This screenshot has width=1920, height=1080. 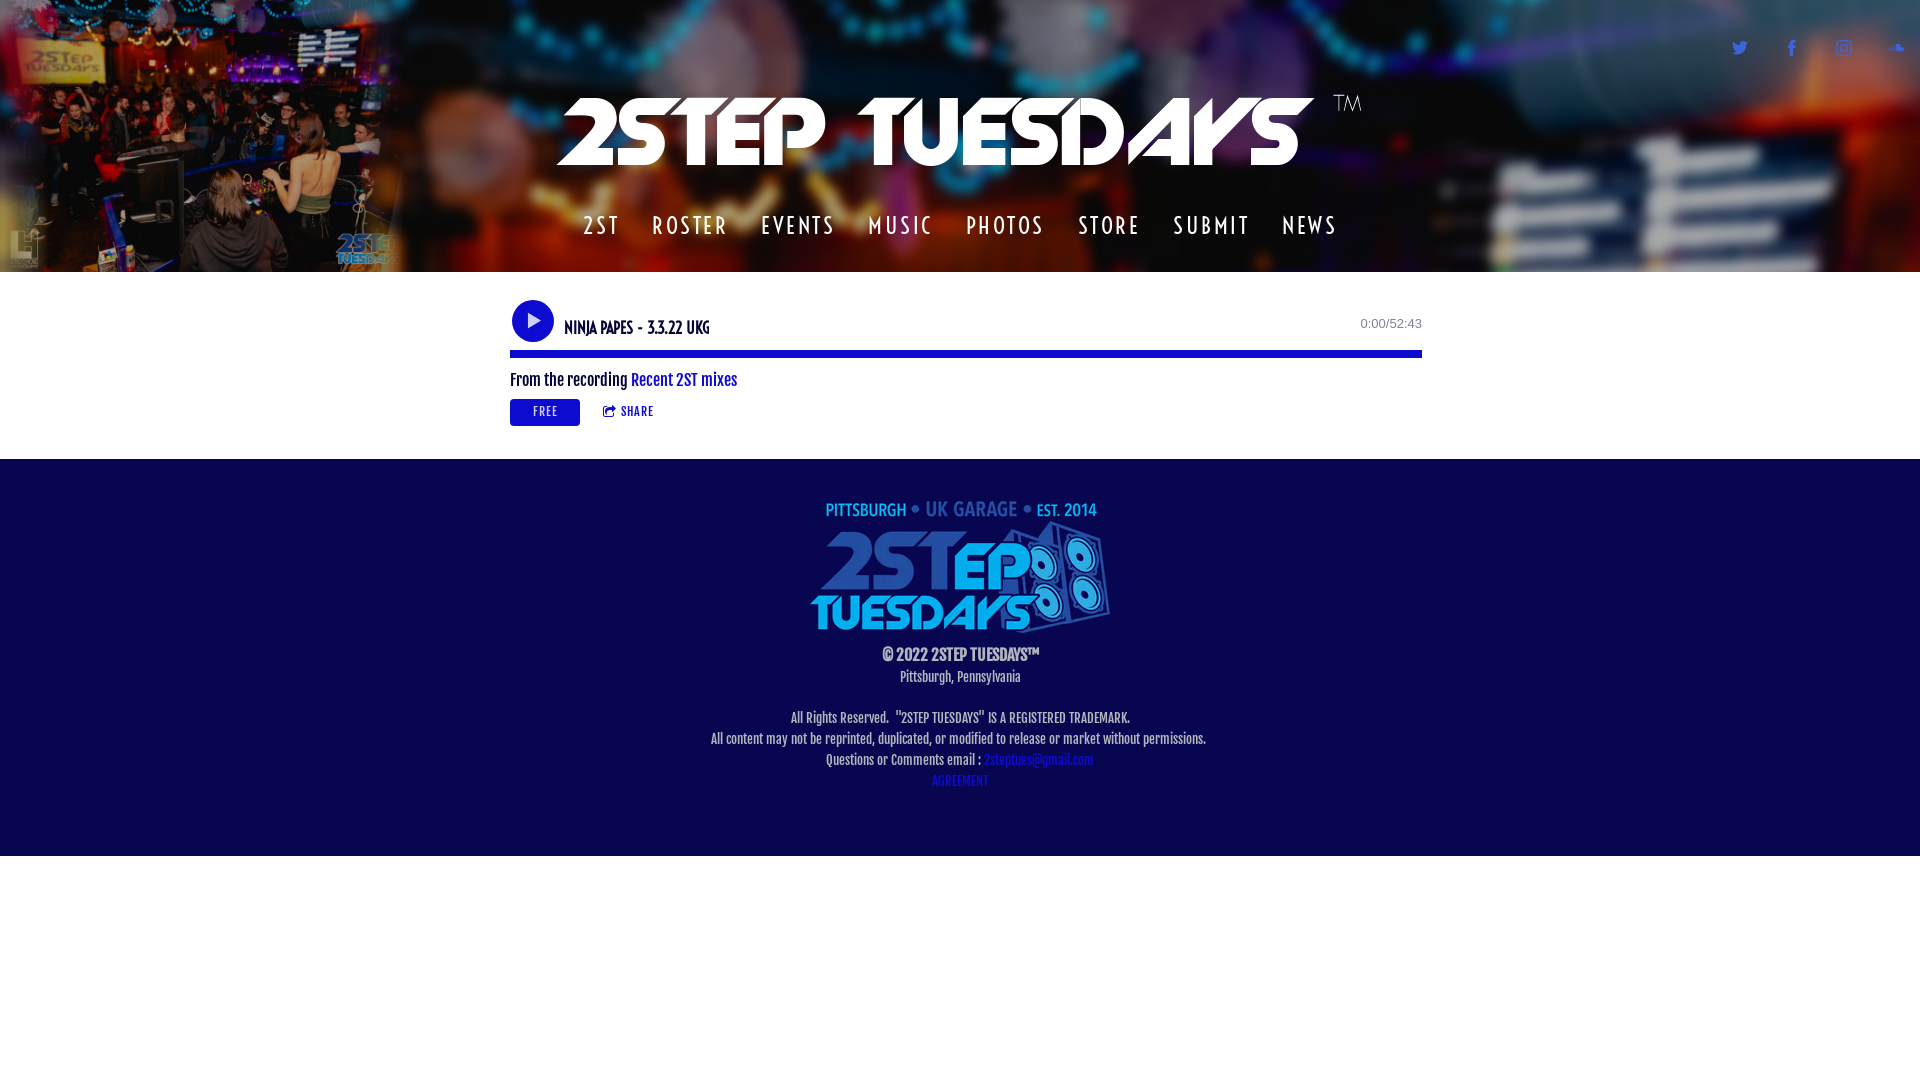 What do you see at coordinates (521, 319) in the screenshot?
I see `'Play'` at bounding box center [521, 319].